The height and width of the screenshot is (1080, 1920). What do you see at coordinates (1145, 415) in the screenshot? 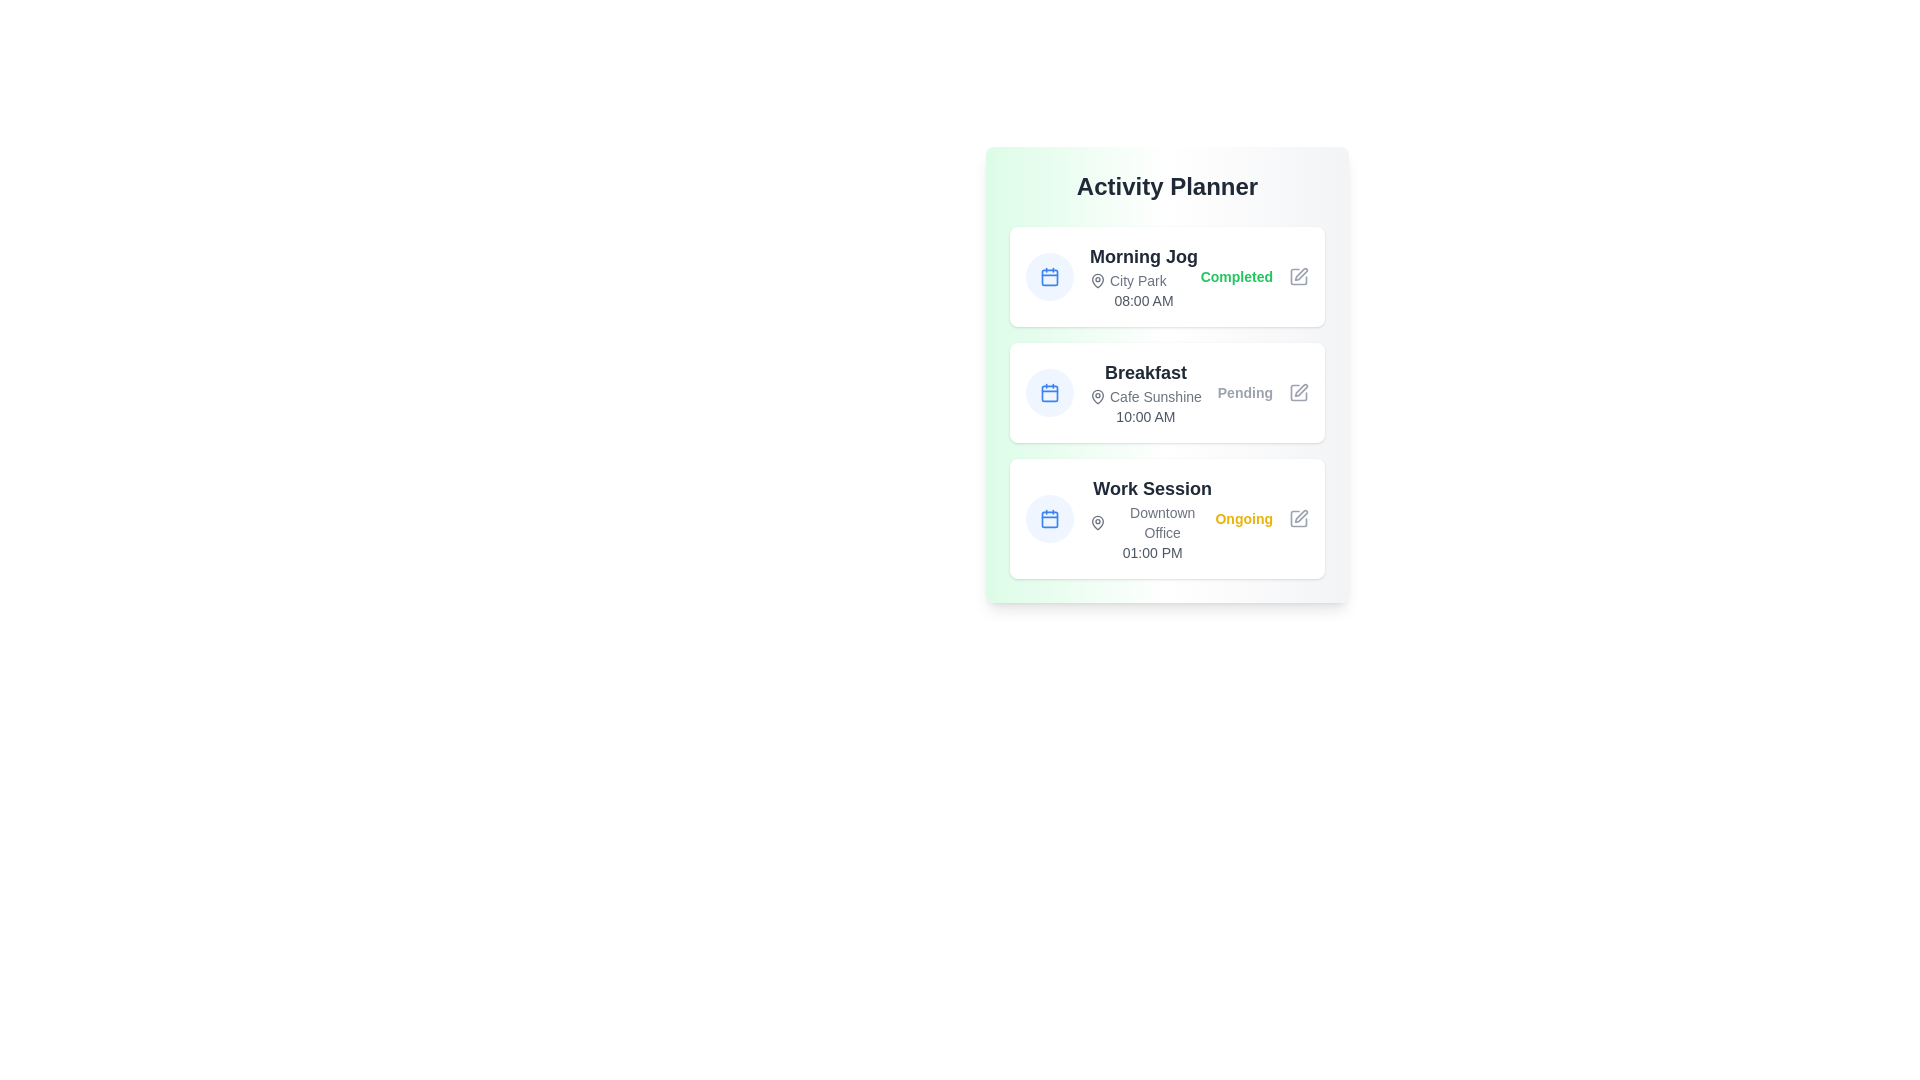
I see `the text indicating the scheduled time for the 'Breakfast' activity, which is located beneath the 'Cafe Sunshine' text within the 'Breakfast' area of the planner` at bounding box center [1145, 415].